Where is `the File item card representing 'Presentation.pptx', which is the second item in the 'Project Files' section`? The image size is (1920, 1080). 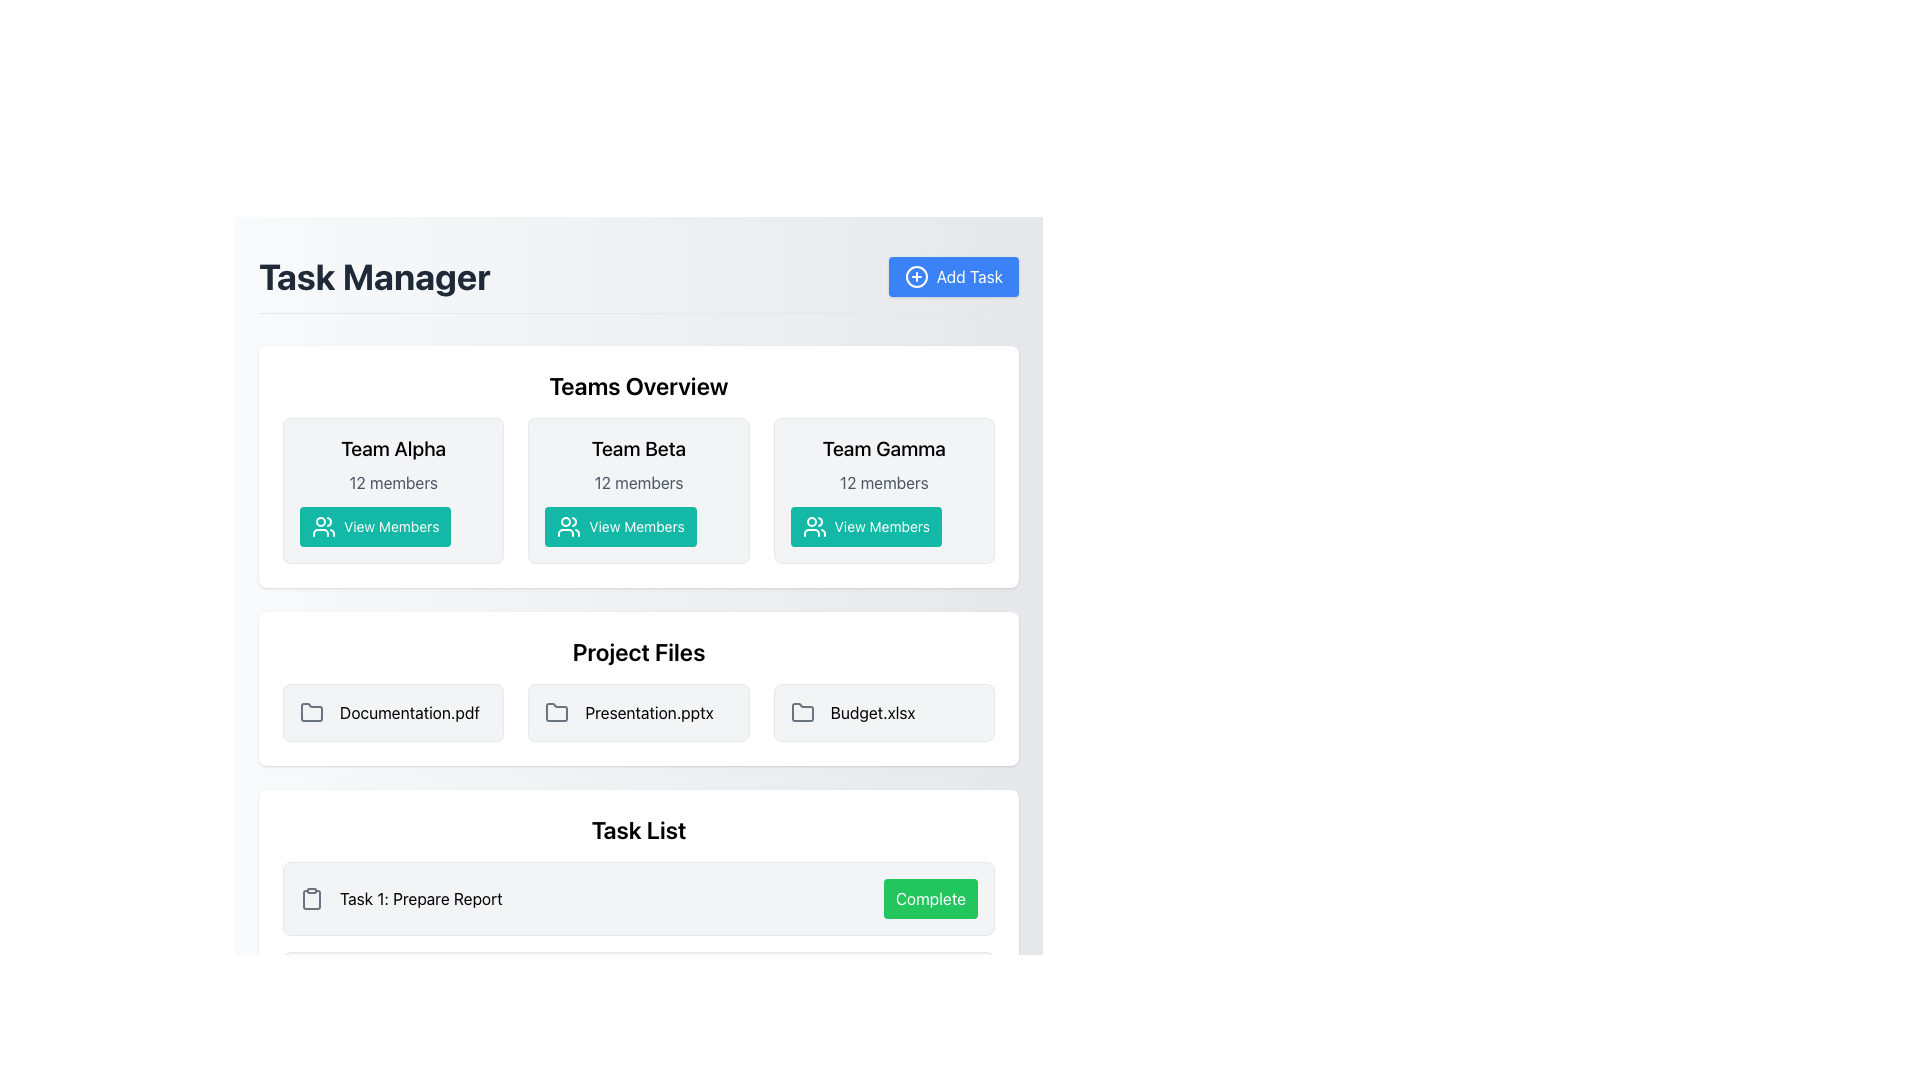
the File item card representing 'Presentation.pptx', which is the second item in the 'Project Files' section is located at coordinates (637, 712).